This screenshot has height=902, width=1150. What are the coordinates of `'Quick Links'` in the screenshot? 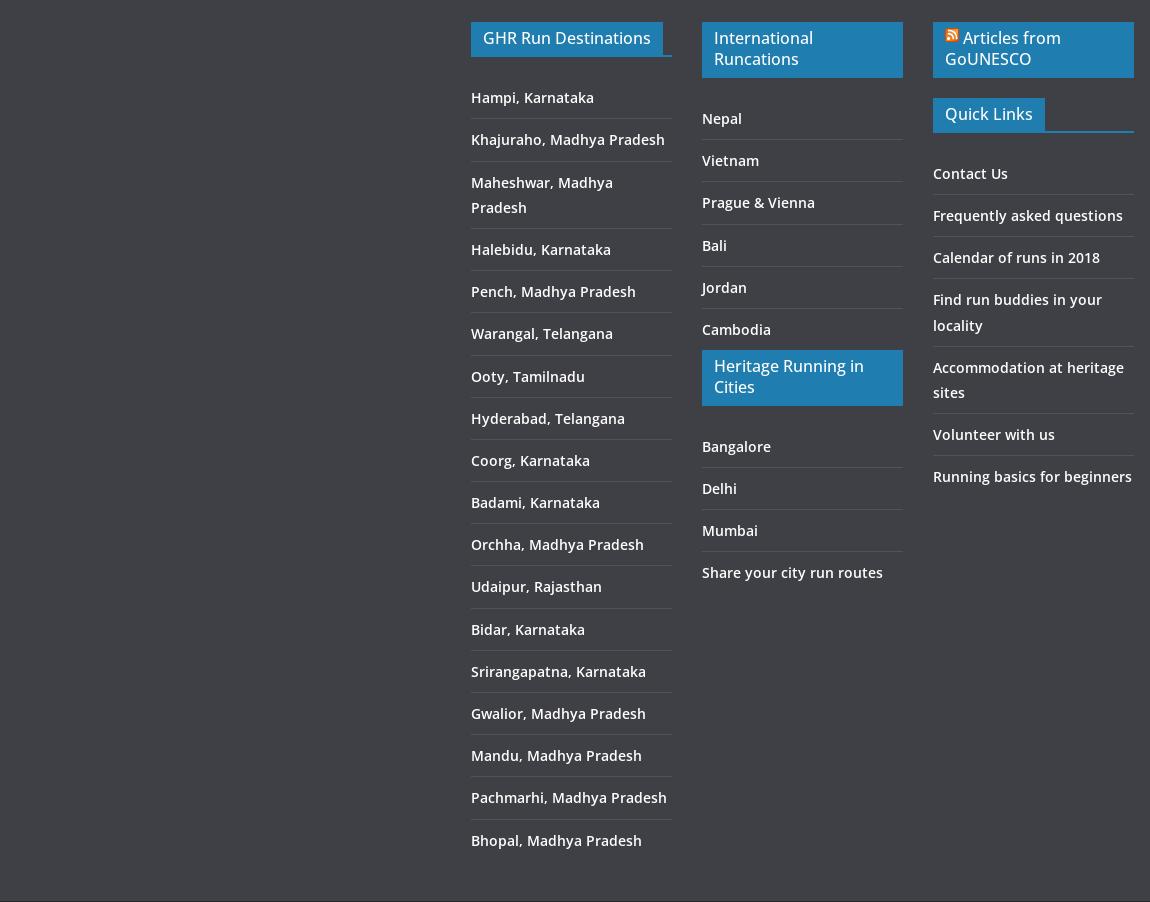 It's located at (987, 114).